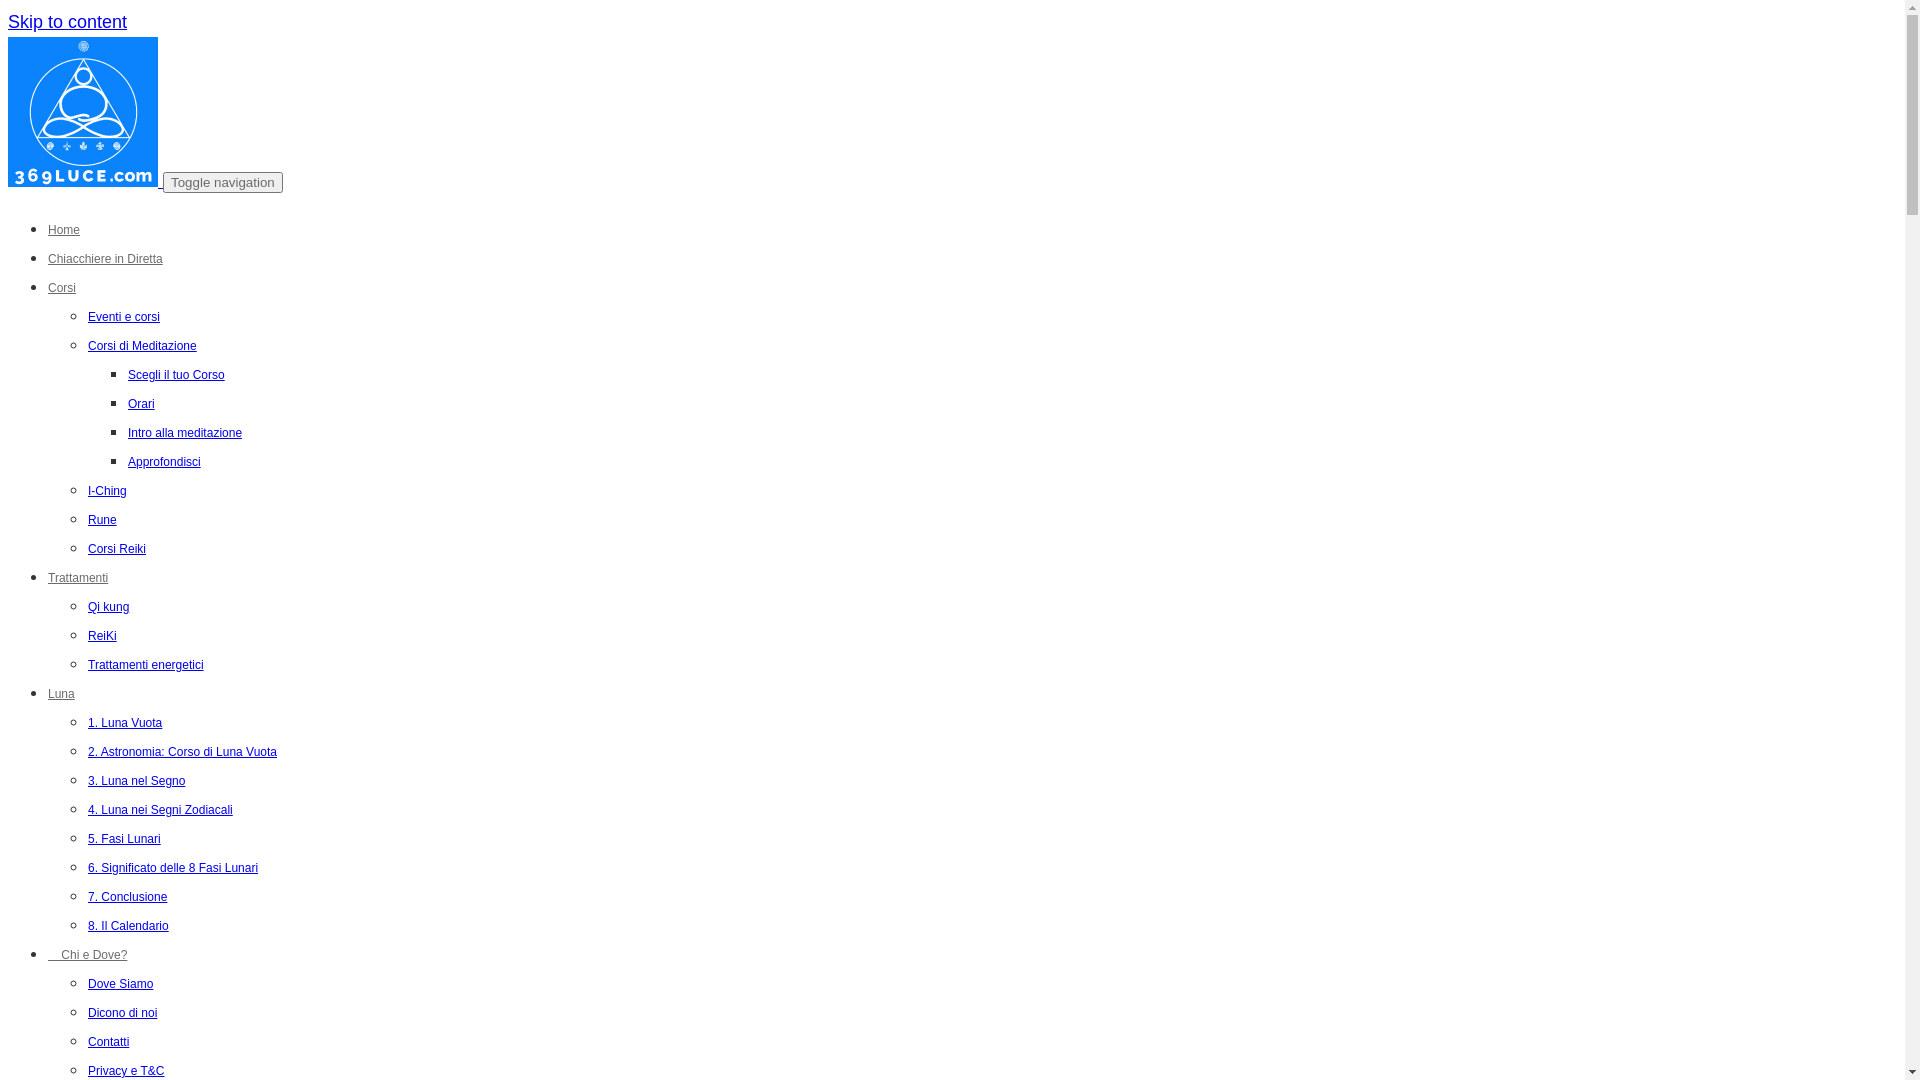 This screenshot has width=1920, height=1080. I want to click on 'Trattamenti energetici', so click(86, 664).